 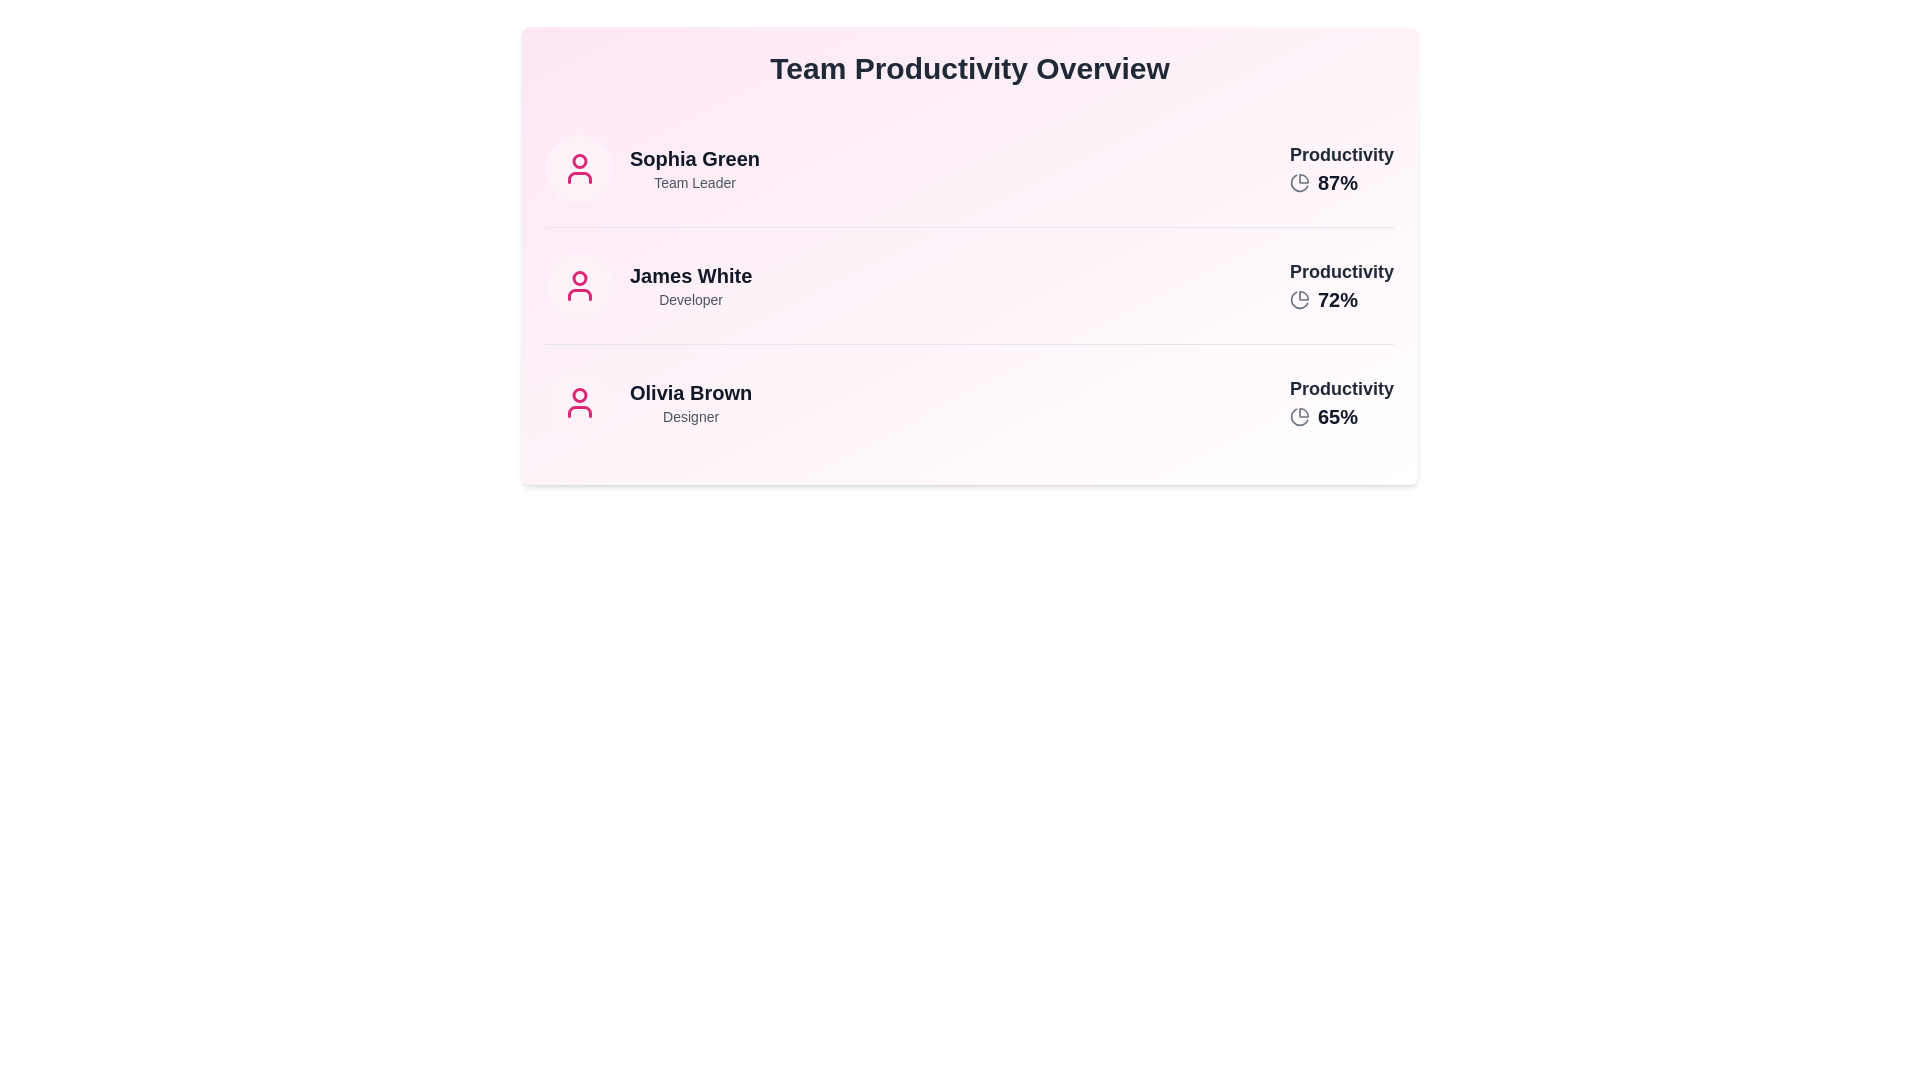 What do you see at coordinates (1300, 415) in the screenshot?
I see `the pie chart icon representing the '65%' value under the 'Productivity' heading in the 'Team Productivity Overview' table for 'Olivia Brown'` at bounding box center [1300, 415].